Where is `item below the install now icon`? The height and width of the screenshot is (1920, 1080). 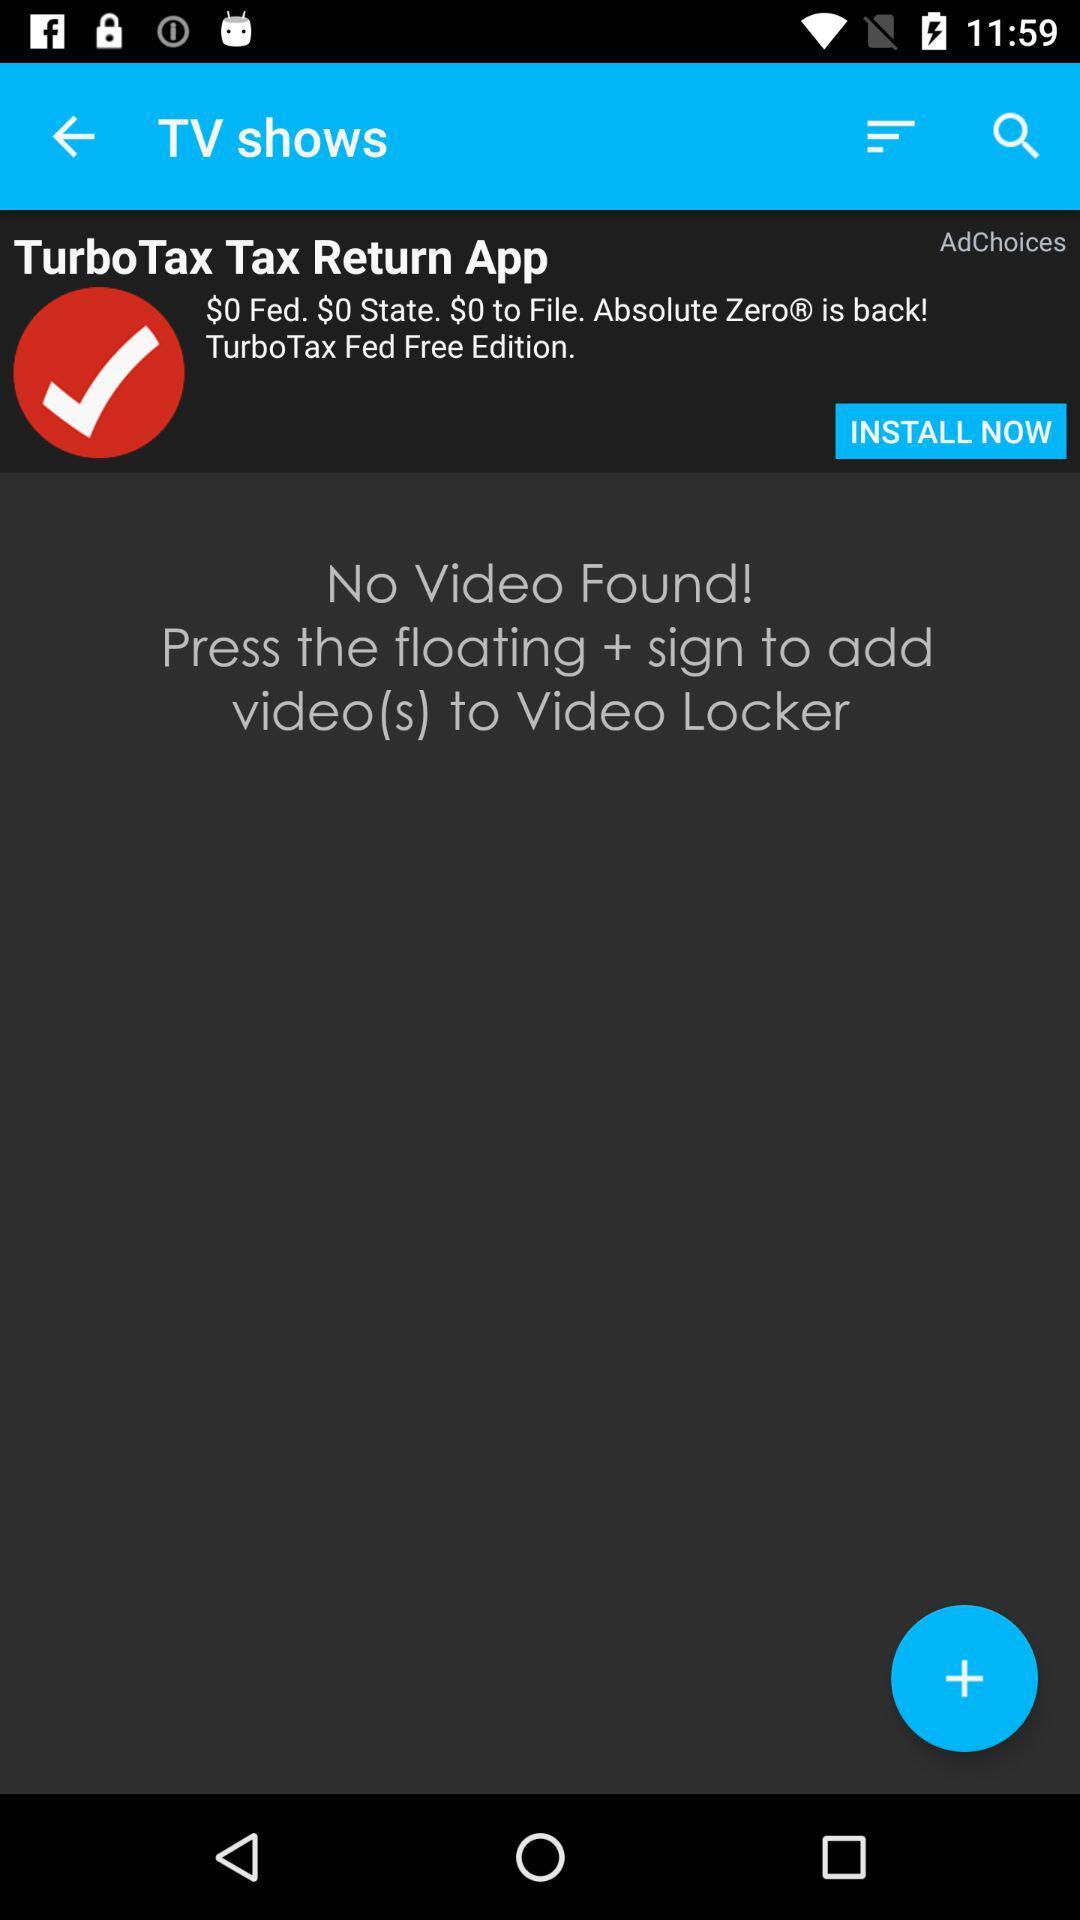 item below the install now icon is located at coordinates (963, 1678).